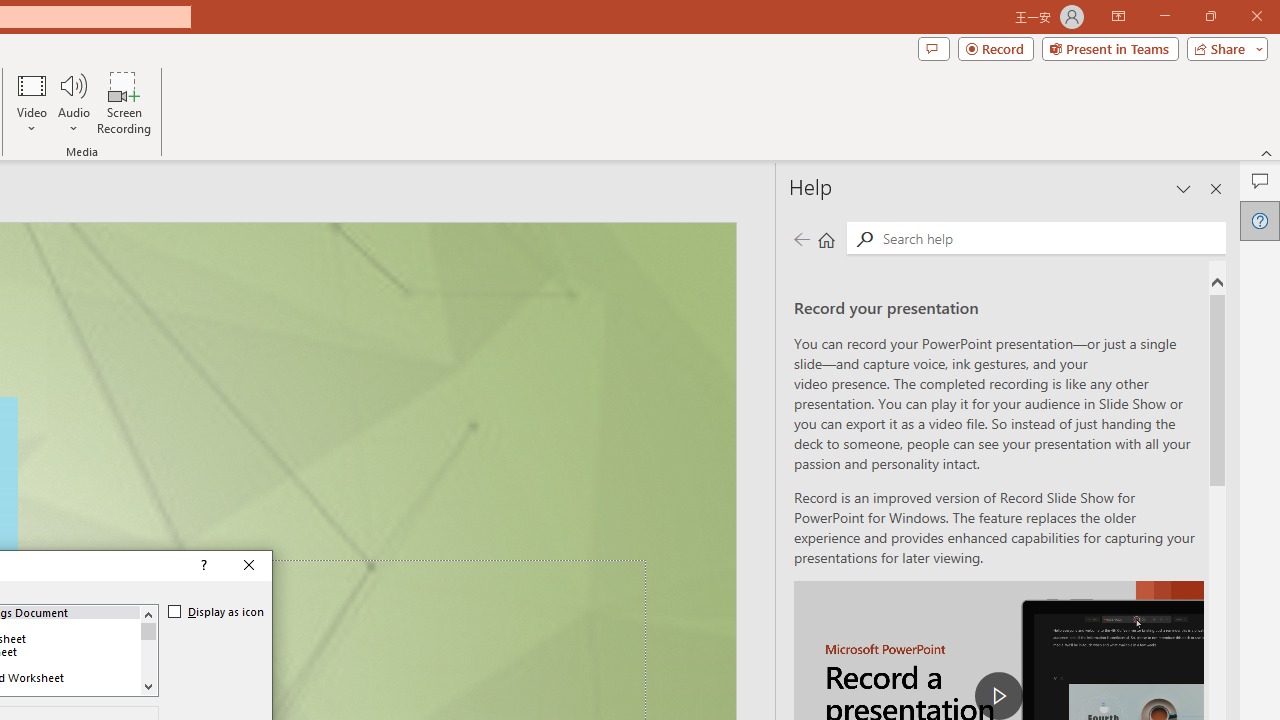  I want to click on 'Context help', so click(202, 565).